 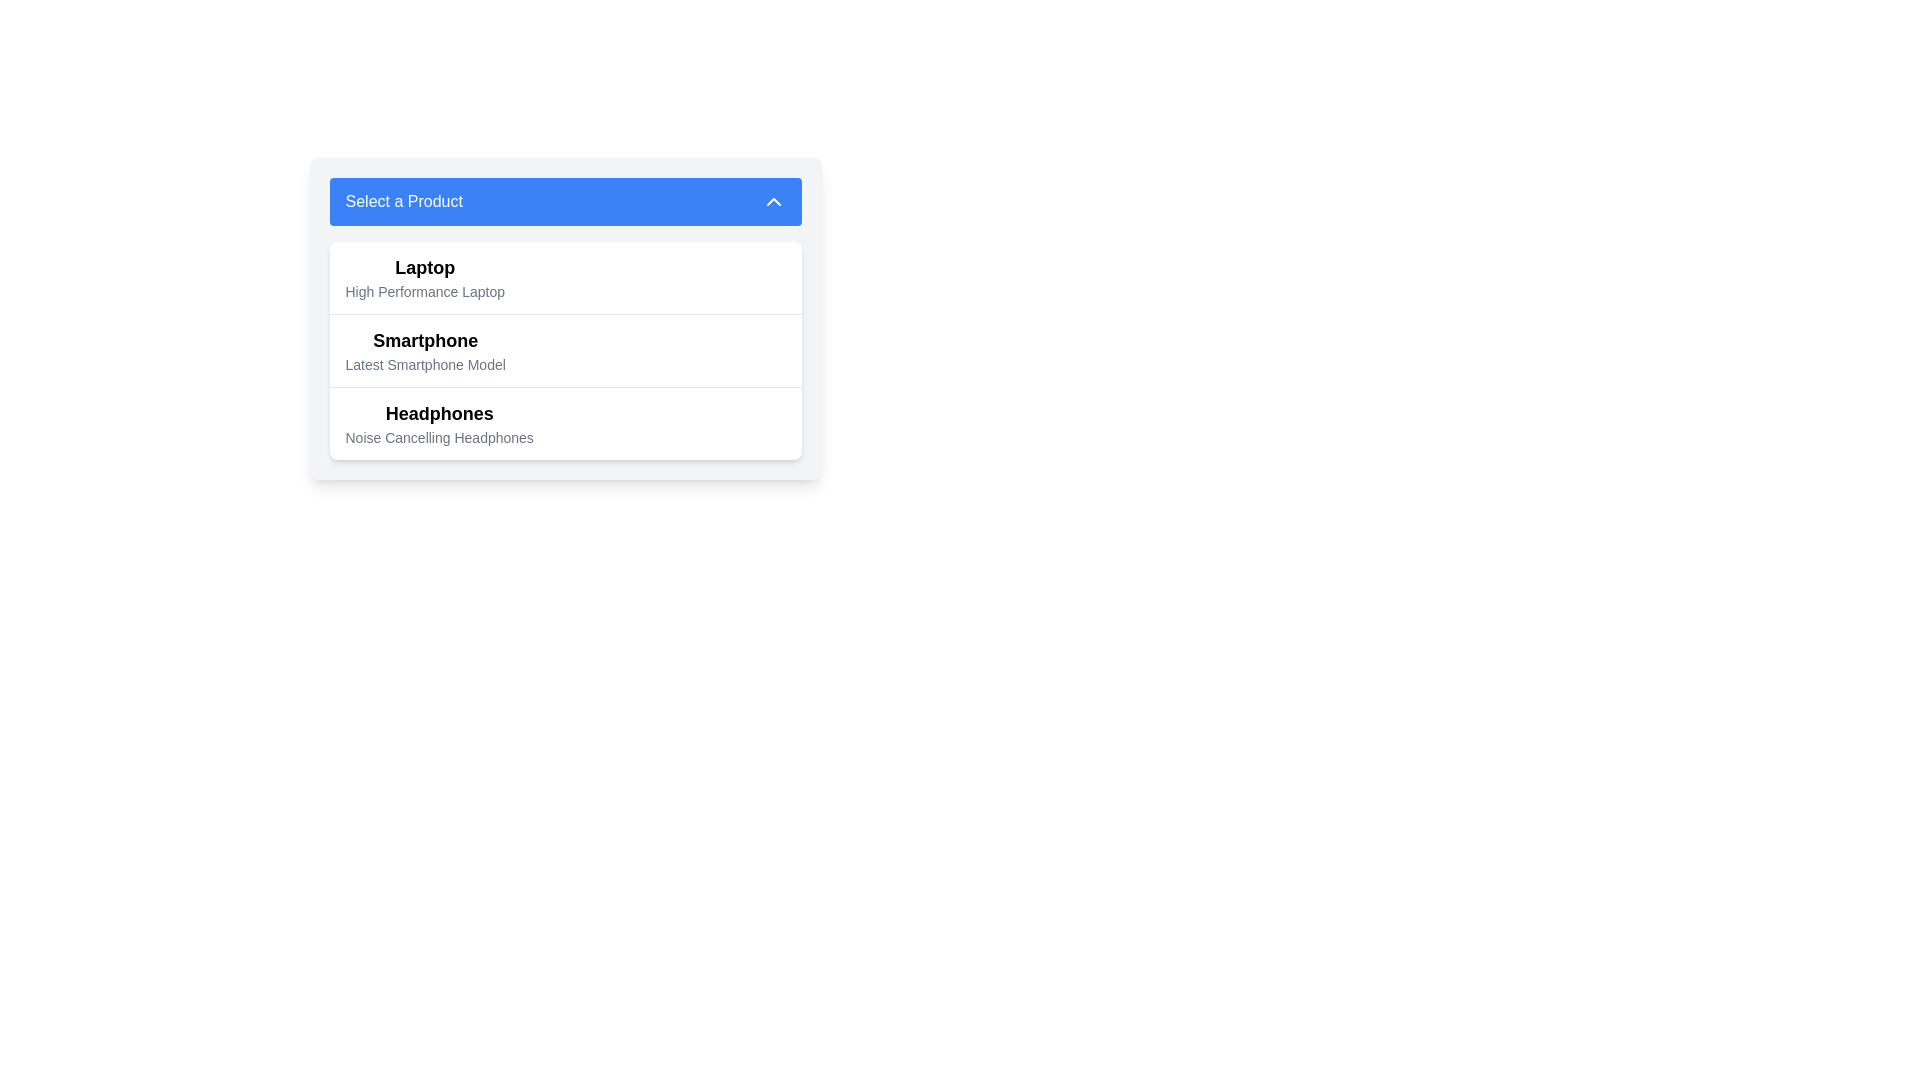 I want to click on text of the informational component displaying 'Laptop' and 'High Performance Laptop' which is the first item under 'Select a Product.', so click(x=424, y=277).